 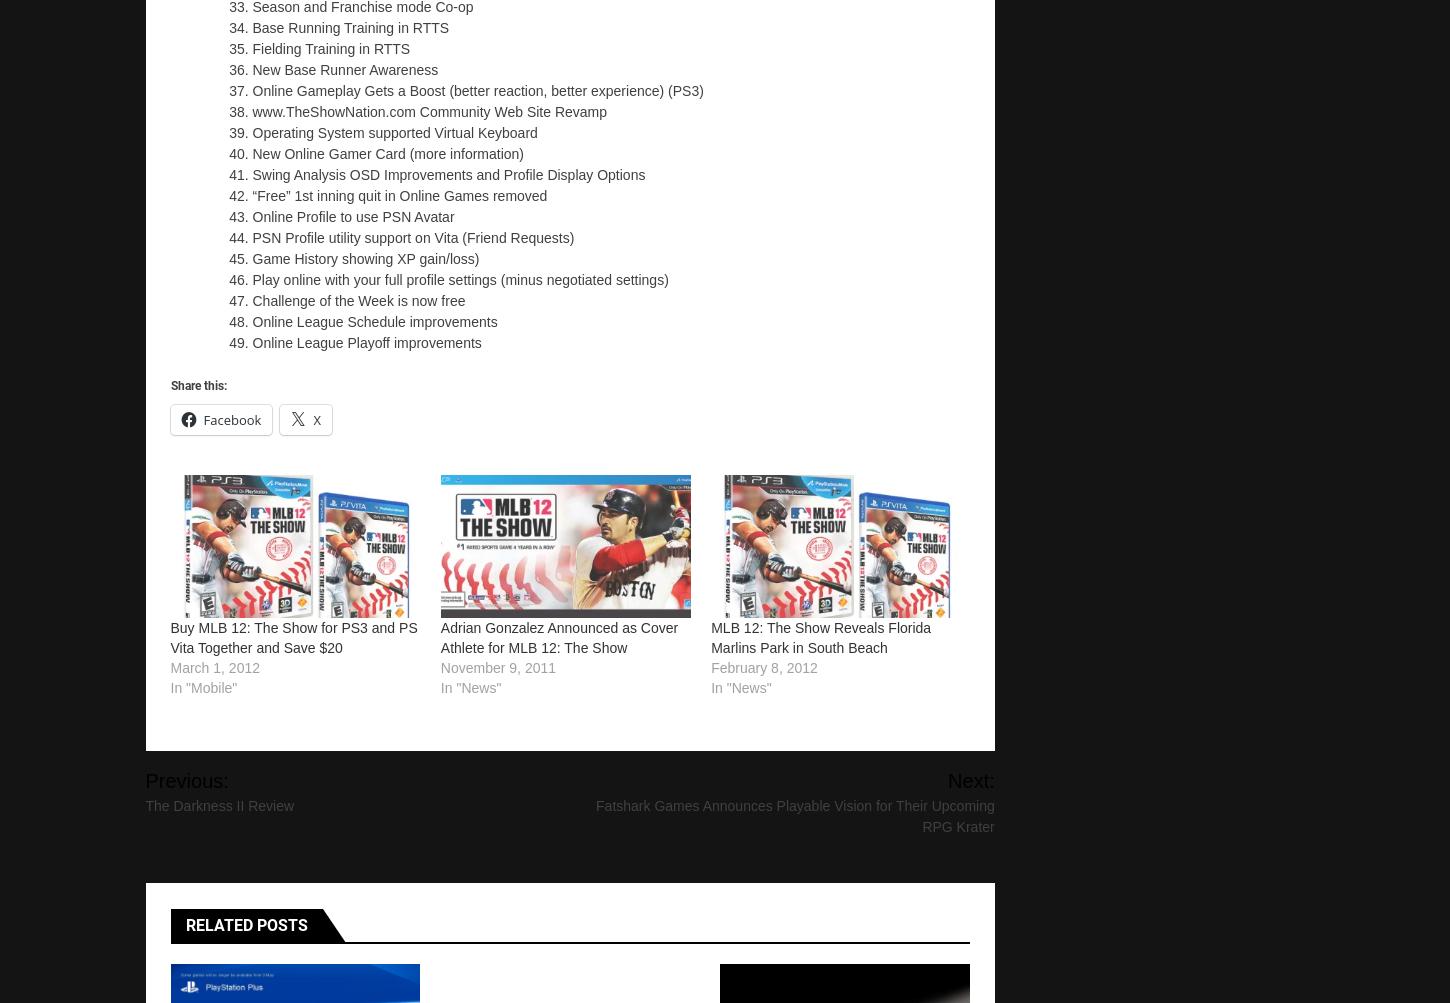 What do you see at coordinates (252, 89) in the screenshot?
I see `'Online Gameplay Gets a Boost (better reaction, better experience) (PS3)'` at bounding box center [252, 89].